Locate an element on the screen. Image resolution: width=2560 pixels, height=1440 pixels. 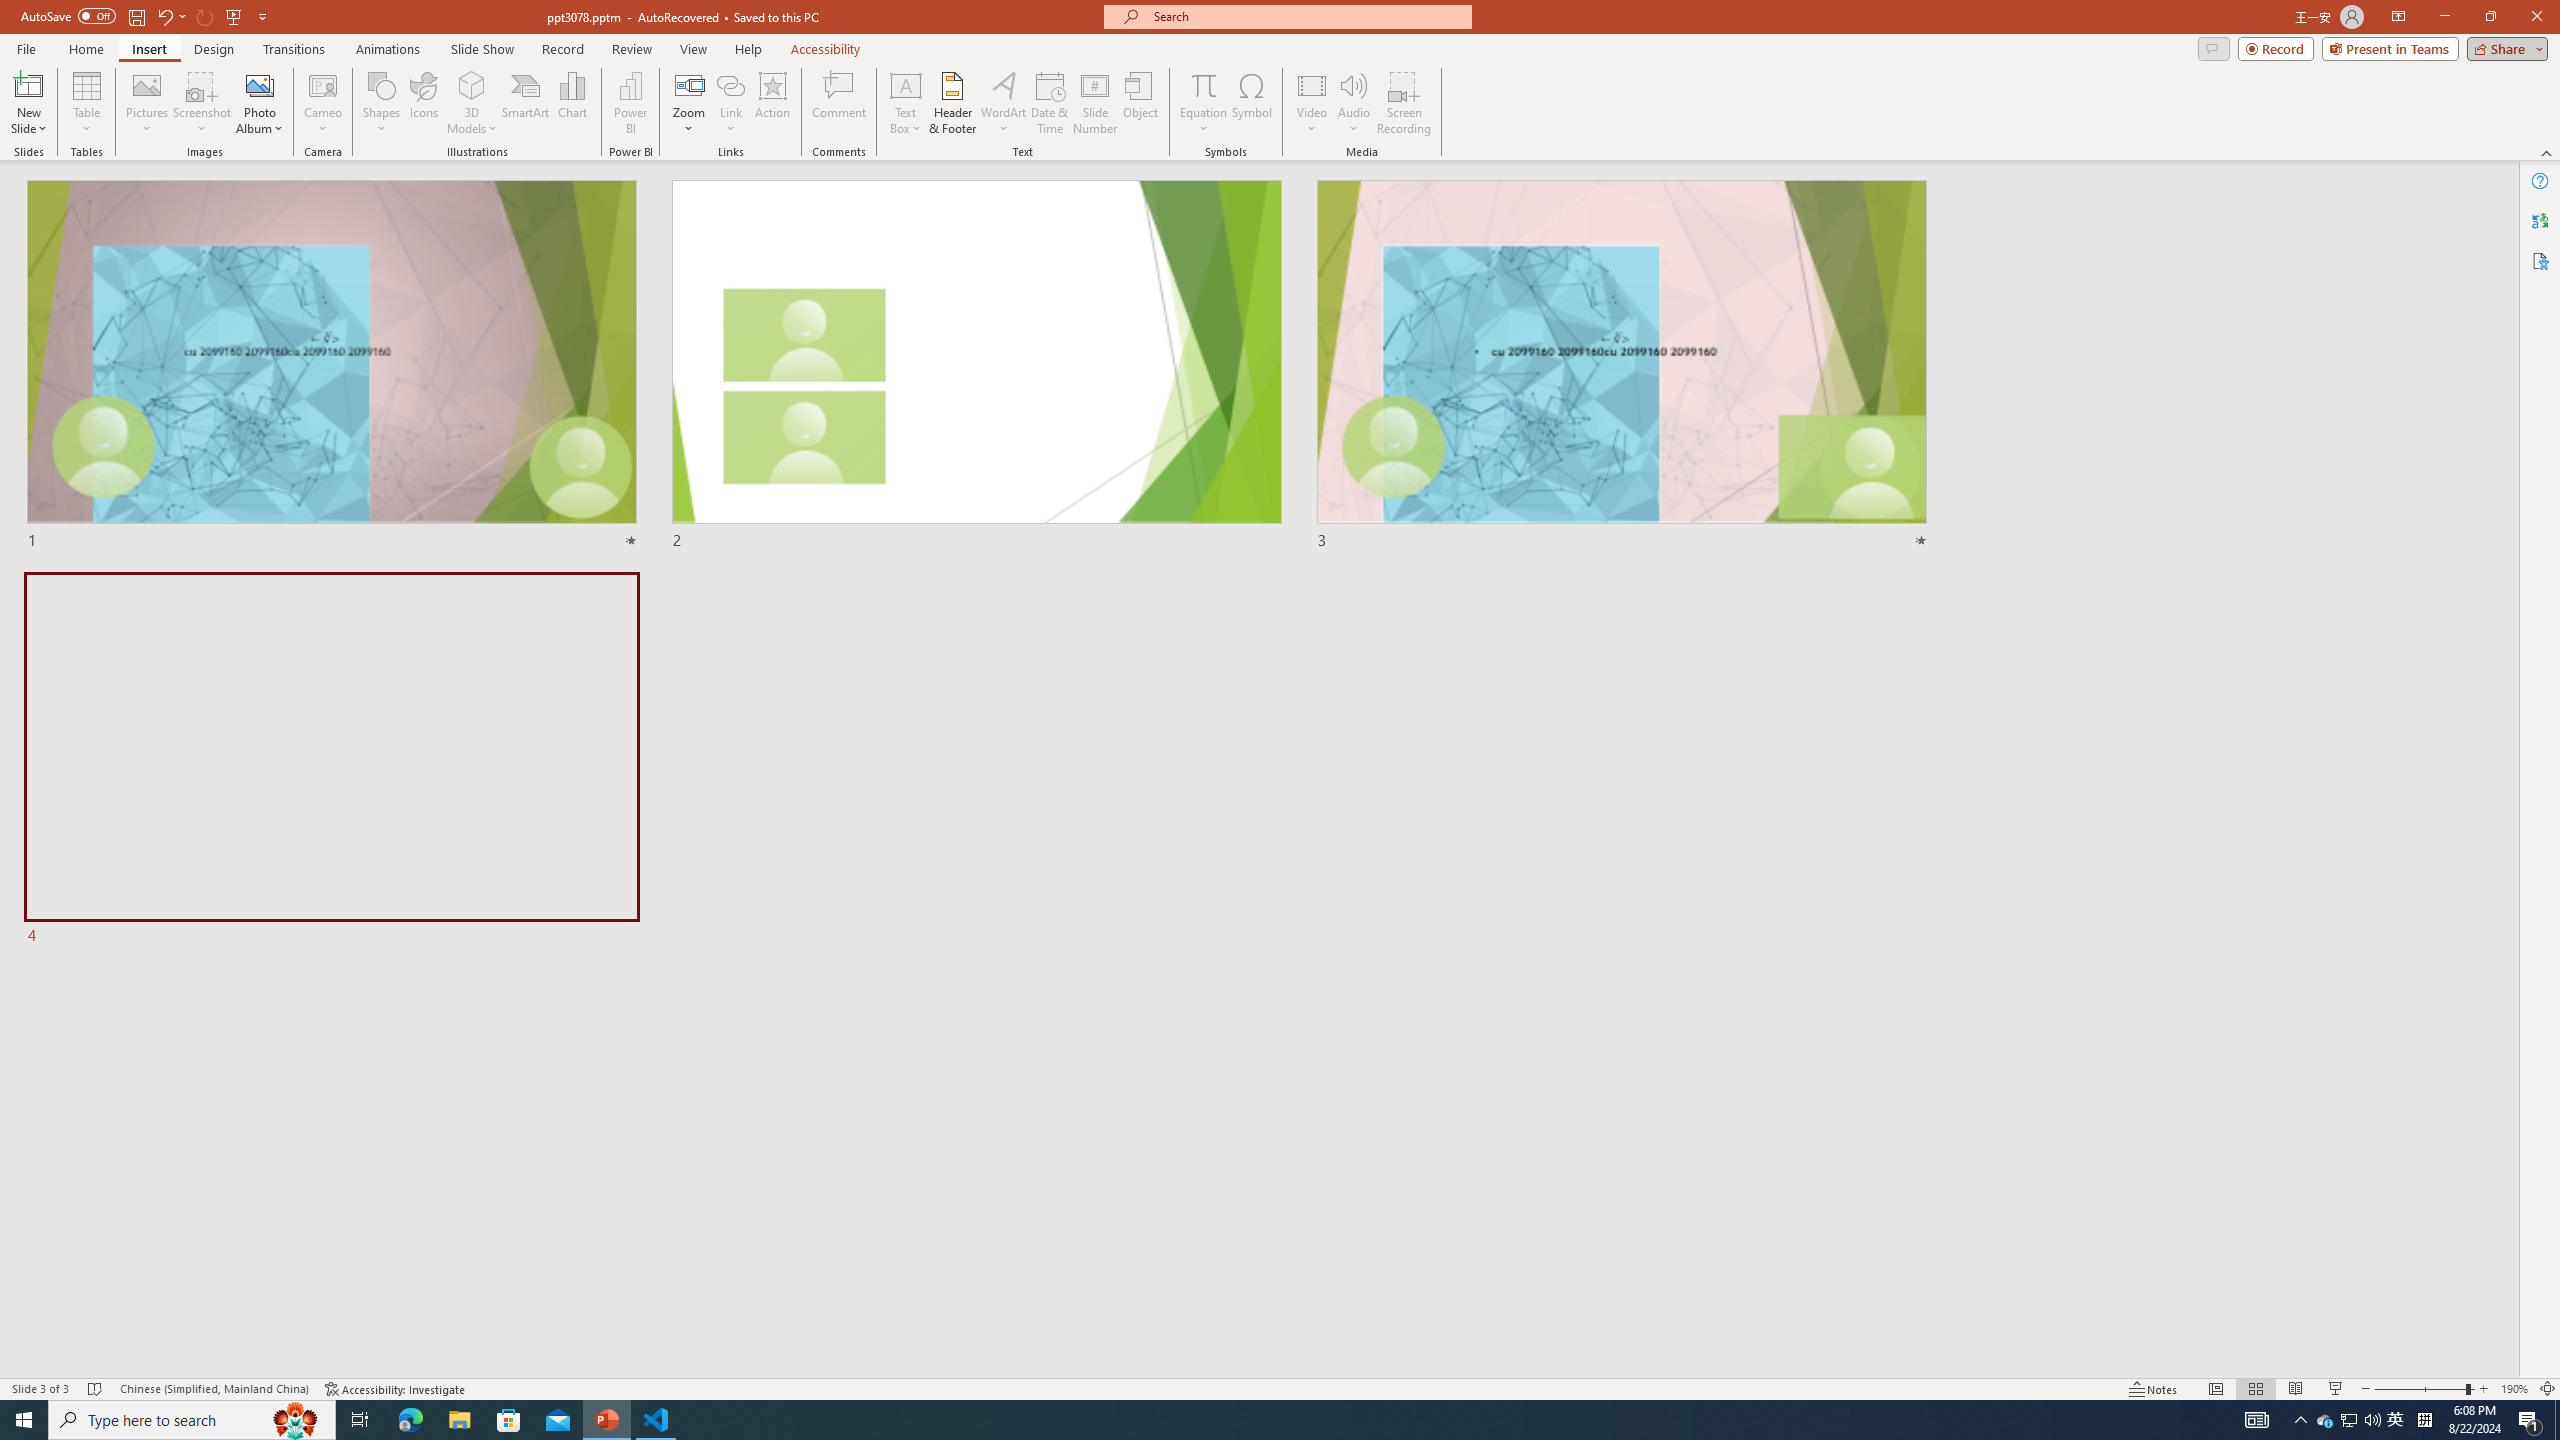
'Power BI' is located at coordinates (631, 103).